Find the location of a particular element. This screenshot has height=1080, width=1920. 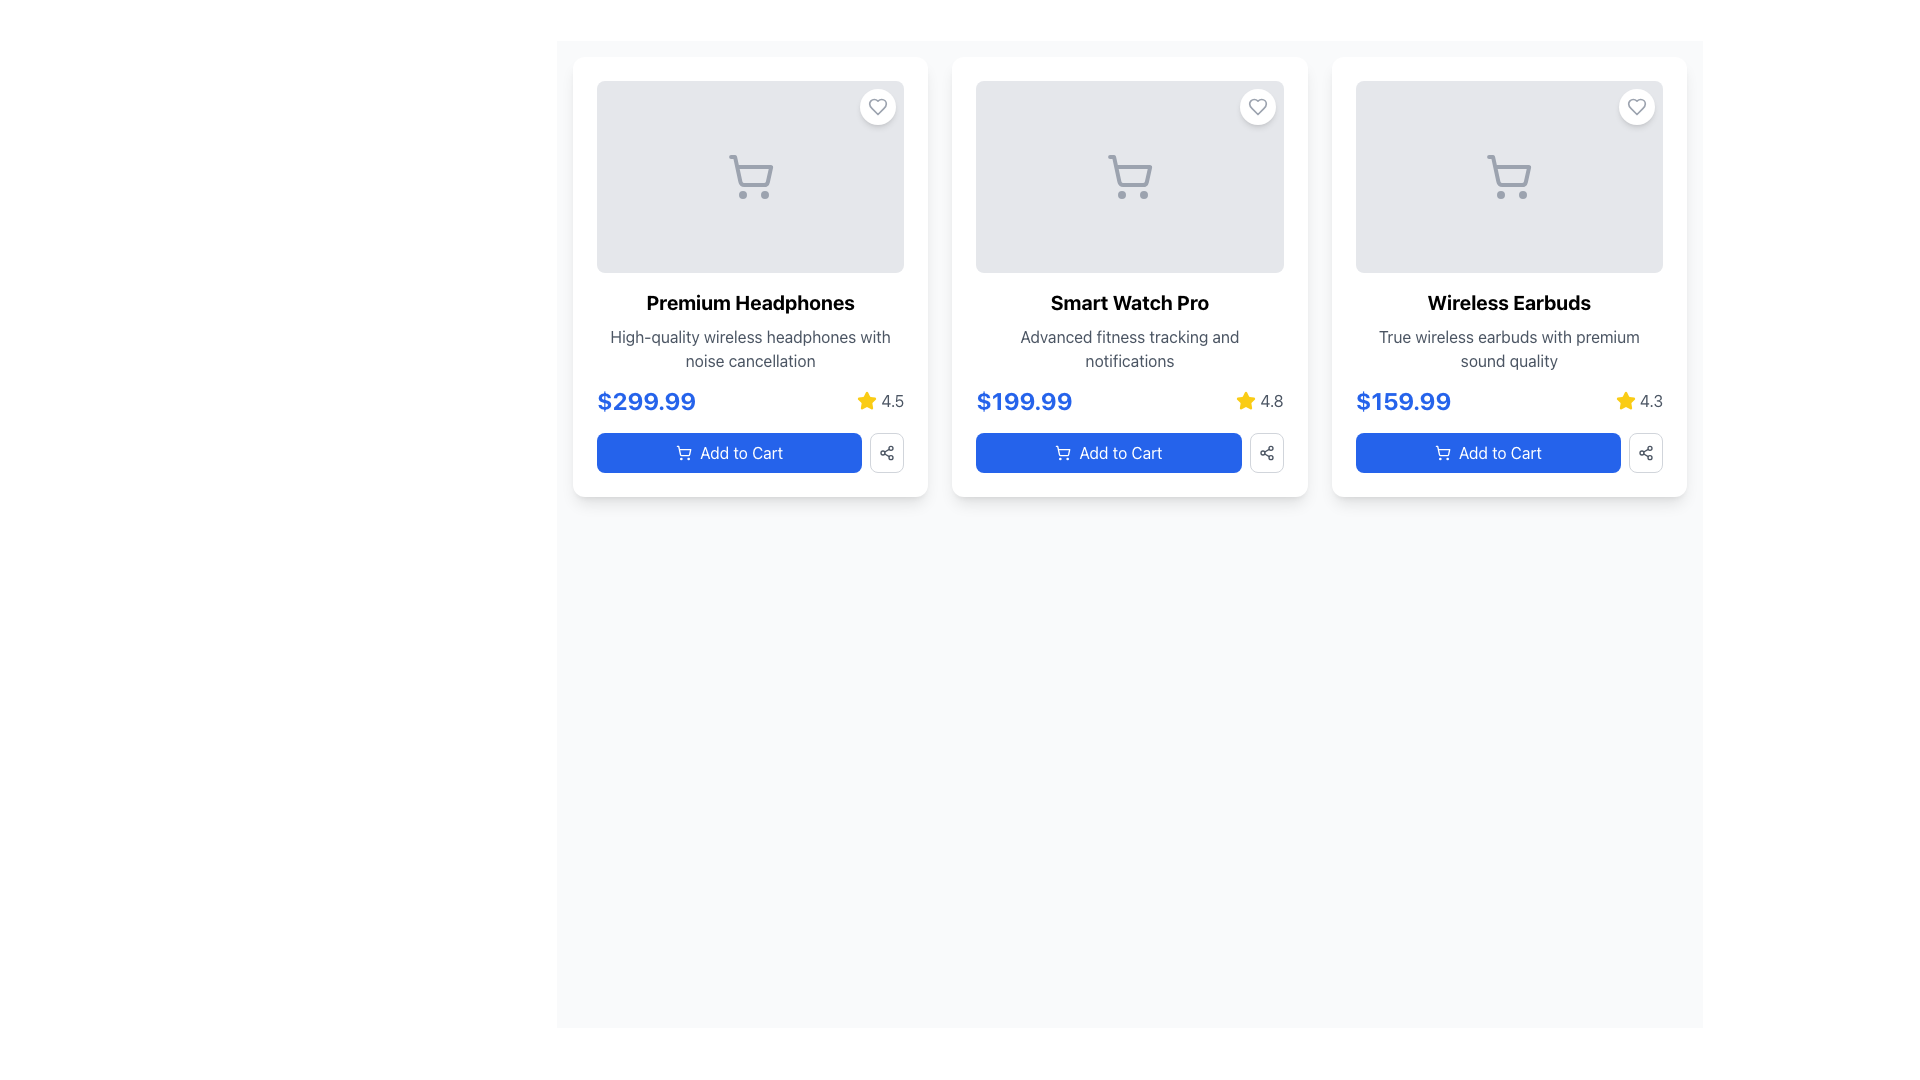

the rating section of the informational display for 'Premium Headphones' is located at coordinates (749, 401).